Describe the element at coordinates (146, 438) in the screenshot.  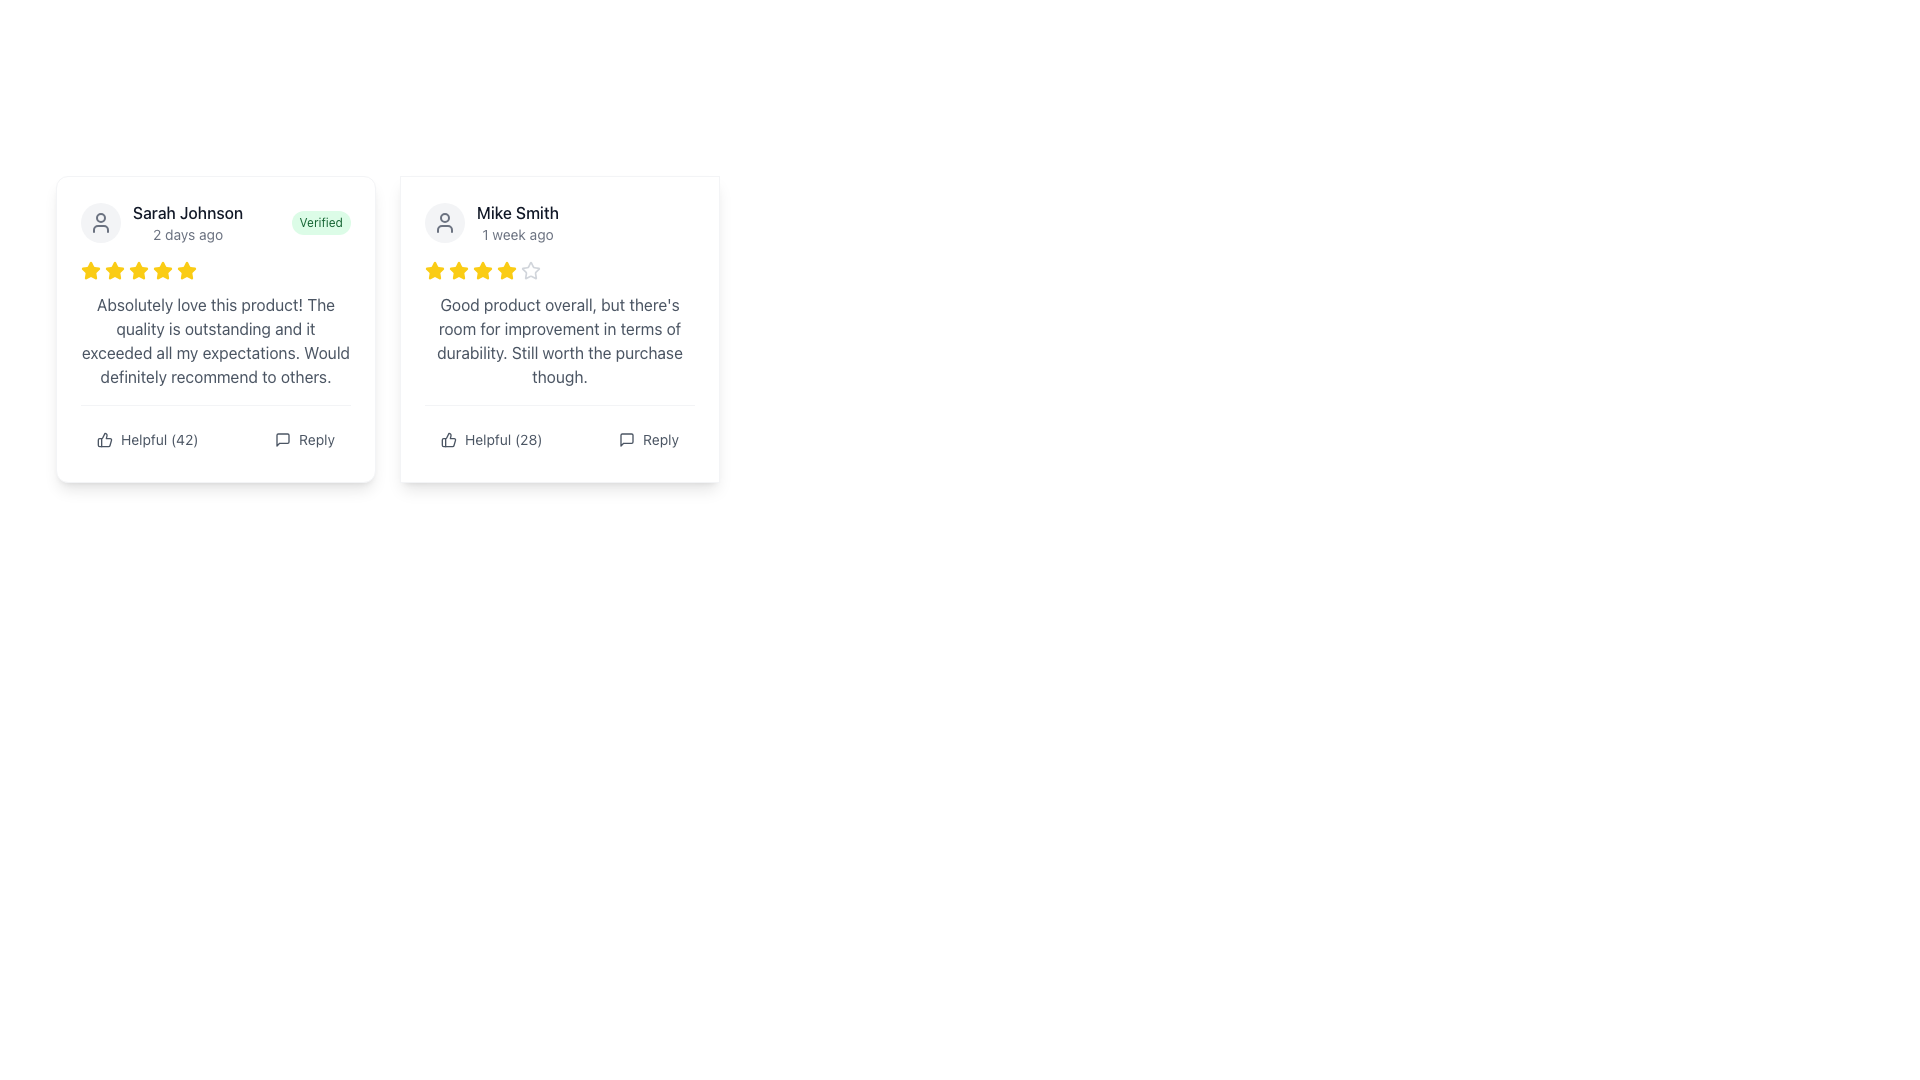
I see `the 'Helpful (42)' button with a thumb-up icon, which is located directly left of the 'Reply' button under the review of 'Sarah Johnson', to observe its hover effects` at that location.